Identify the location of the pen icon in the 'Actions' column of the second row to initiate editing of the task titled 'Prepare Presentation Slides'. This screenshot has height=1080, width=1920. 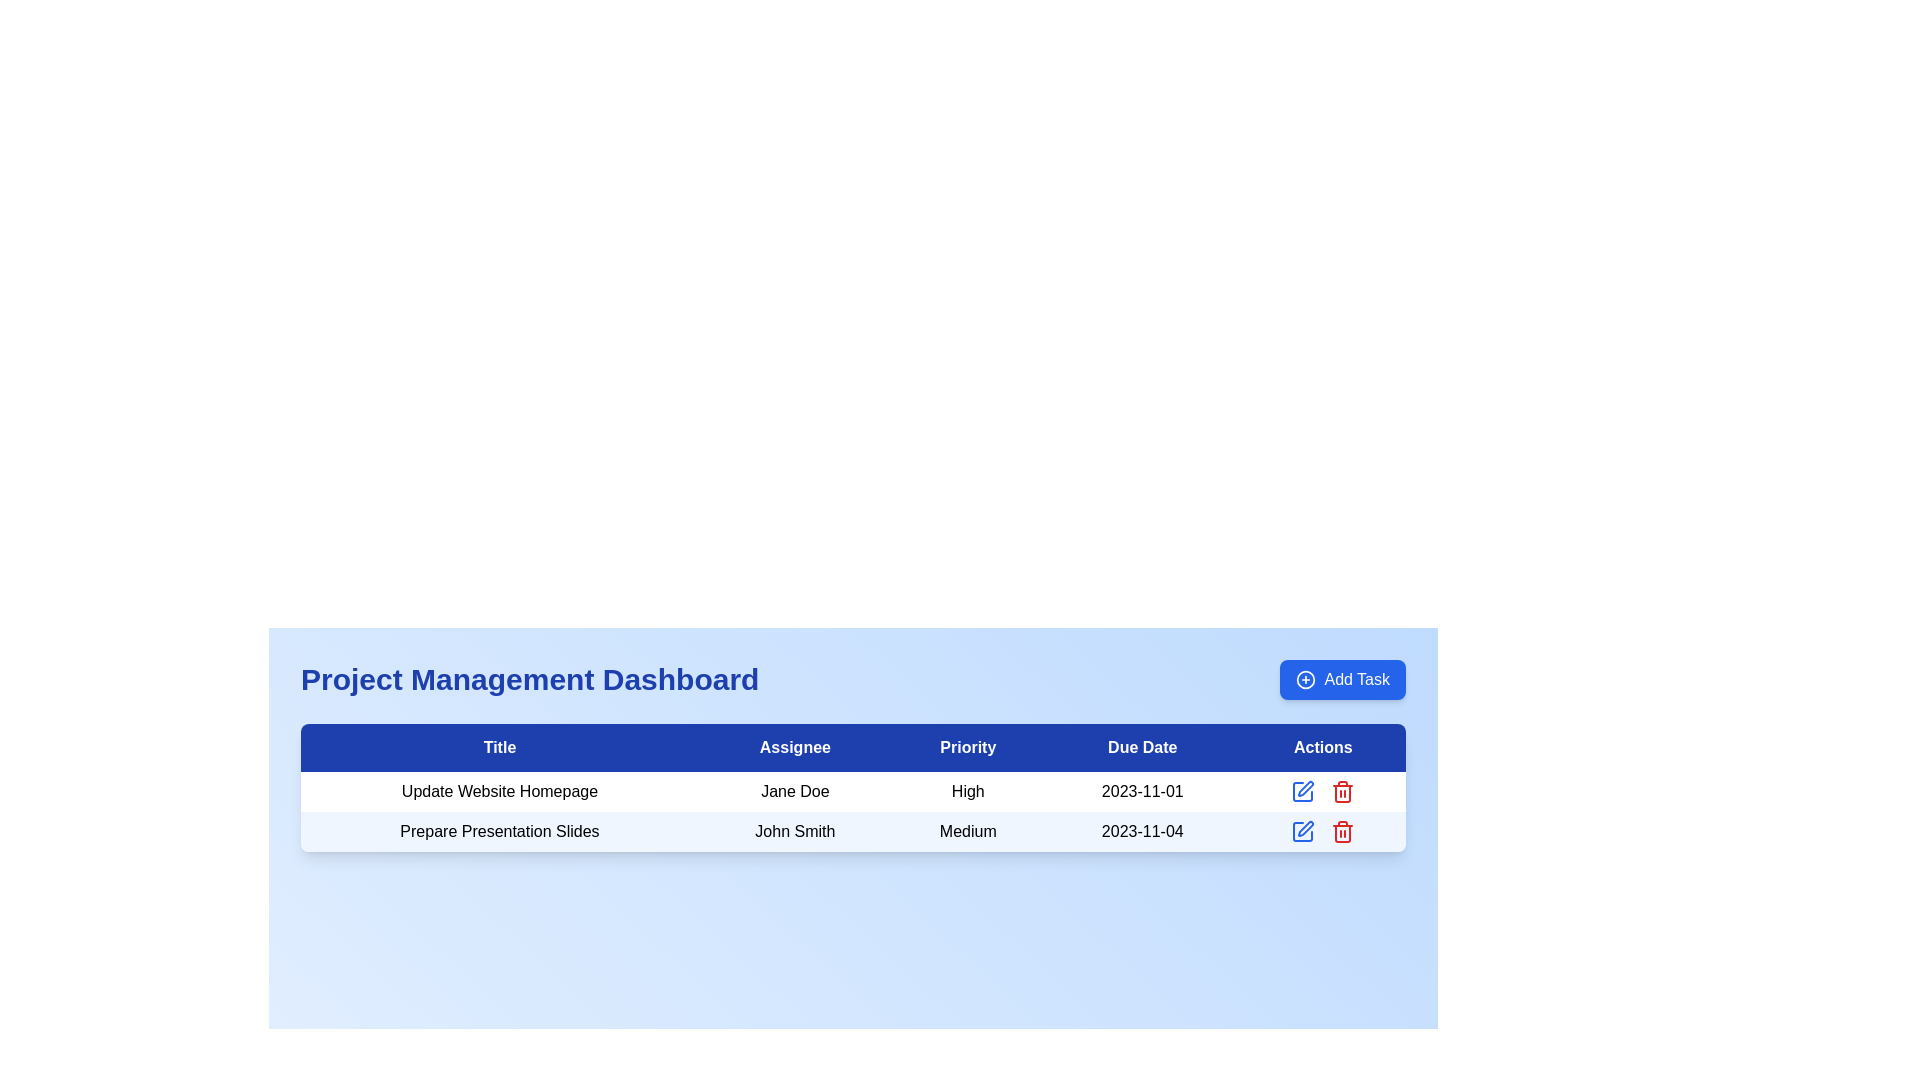
(1306, 788).